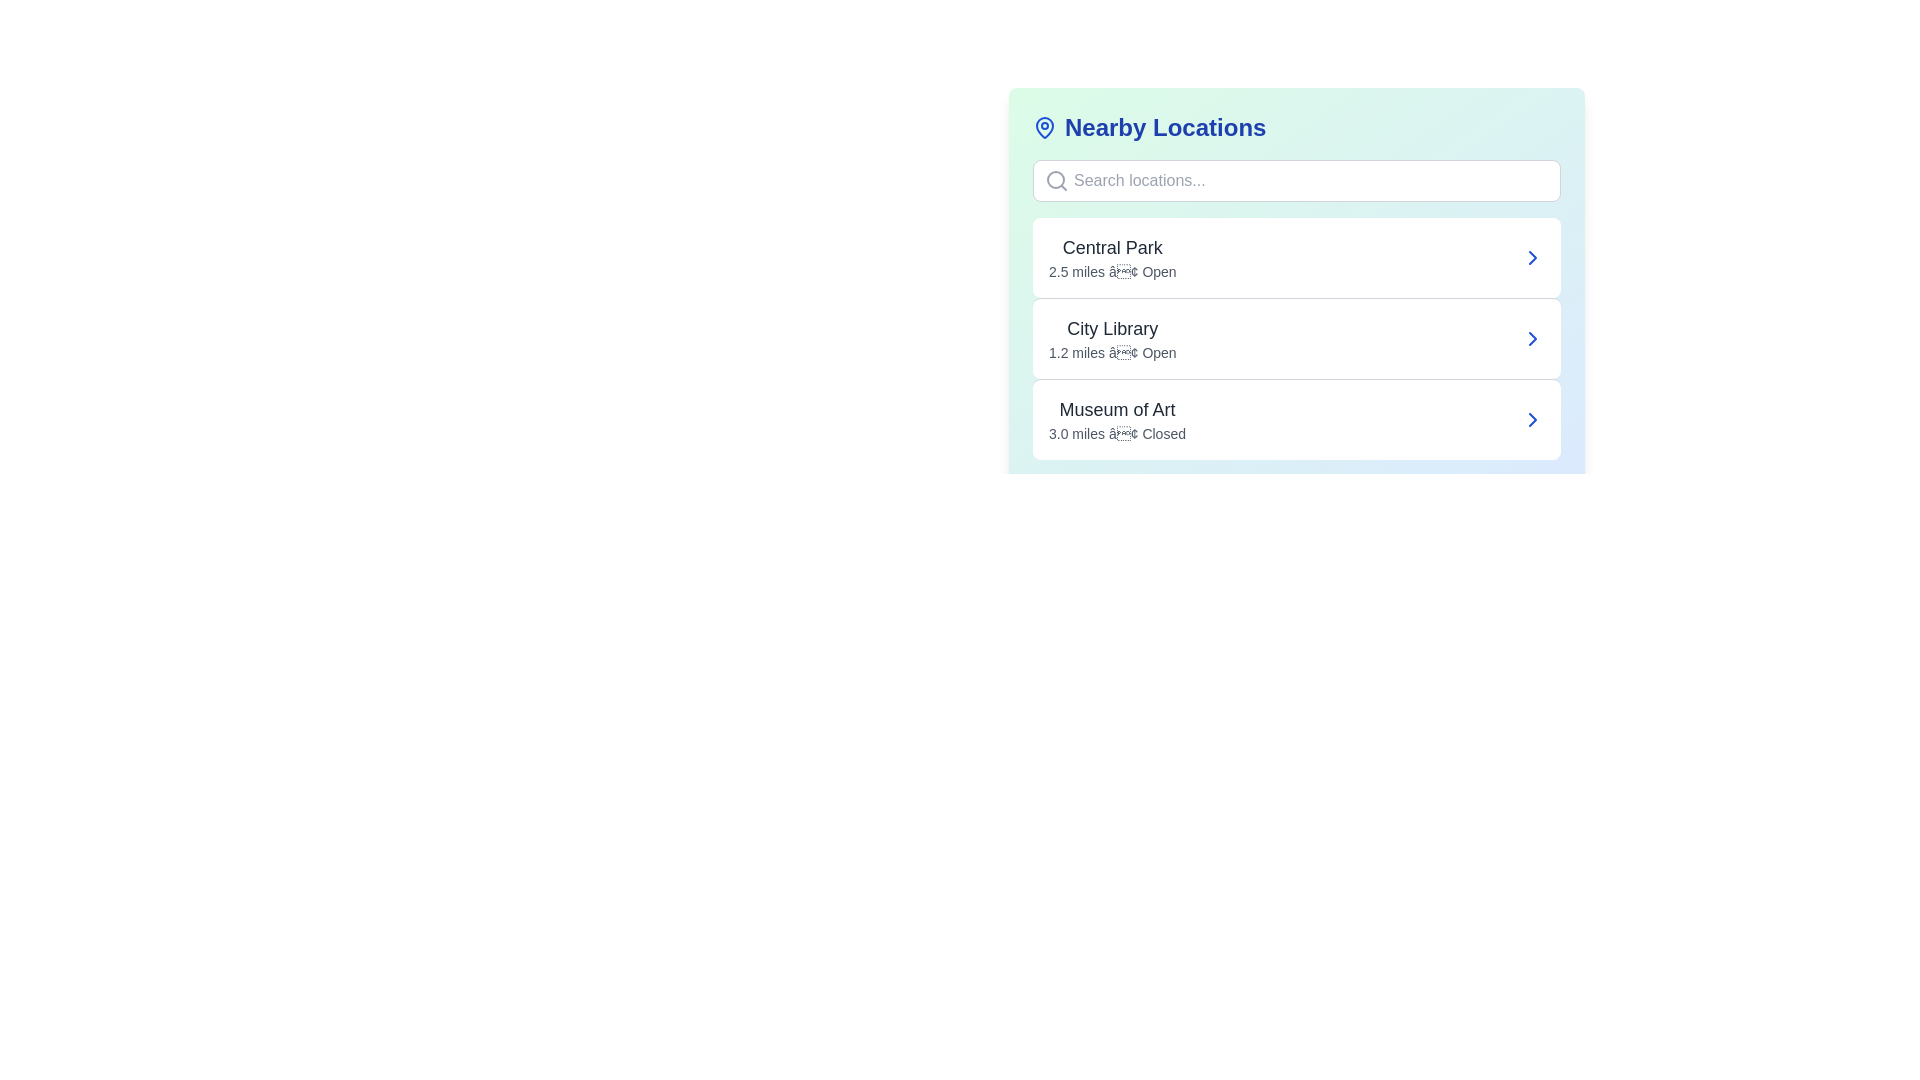 Image resolution: width=1920 pixels, height=1080 pixels. What do you see at coordinates (1111, 246) in the screenshot?
I see `the title of the first location` at bounding box center [1111, 246].